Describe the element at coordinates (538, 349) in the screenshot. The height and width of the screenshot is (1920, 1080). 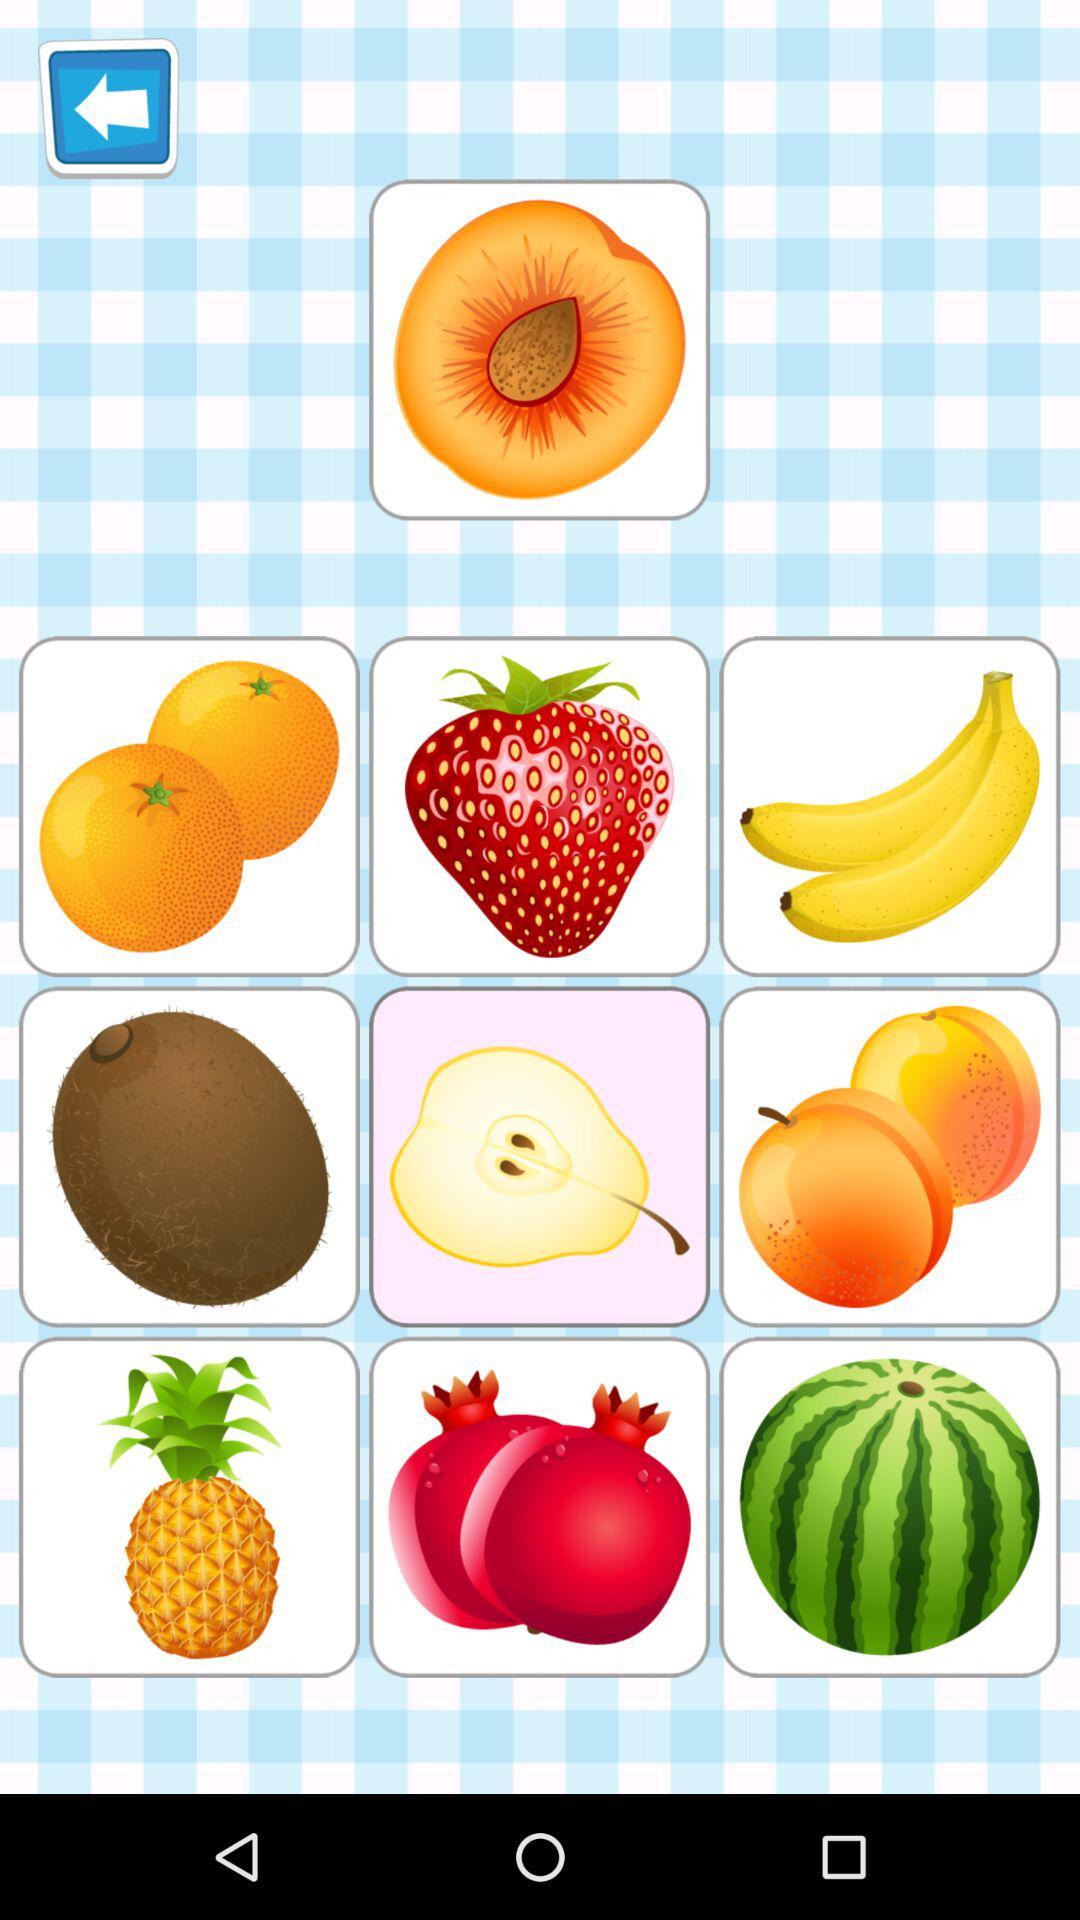
I see `choose peach` at that location.